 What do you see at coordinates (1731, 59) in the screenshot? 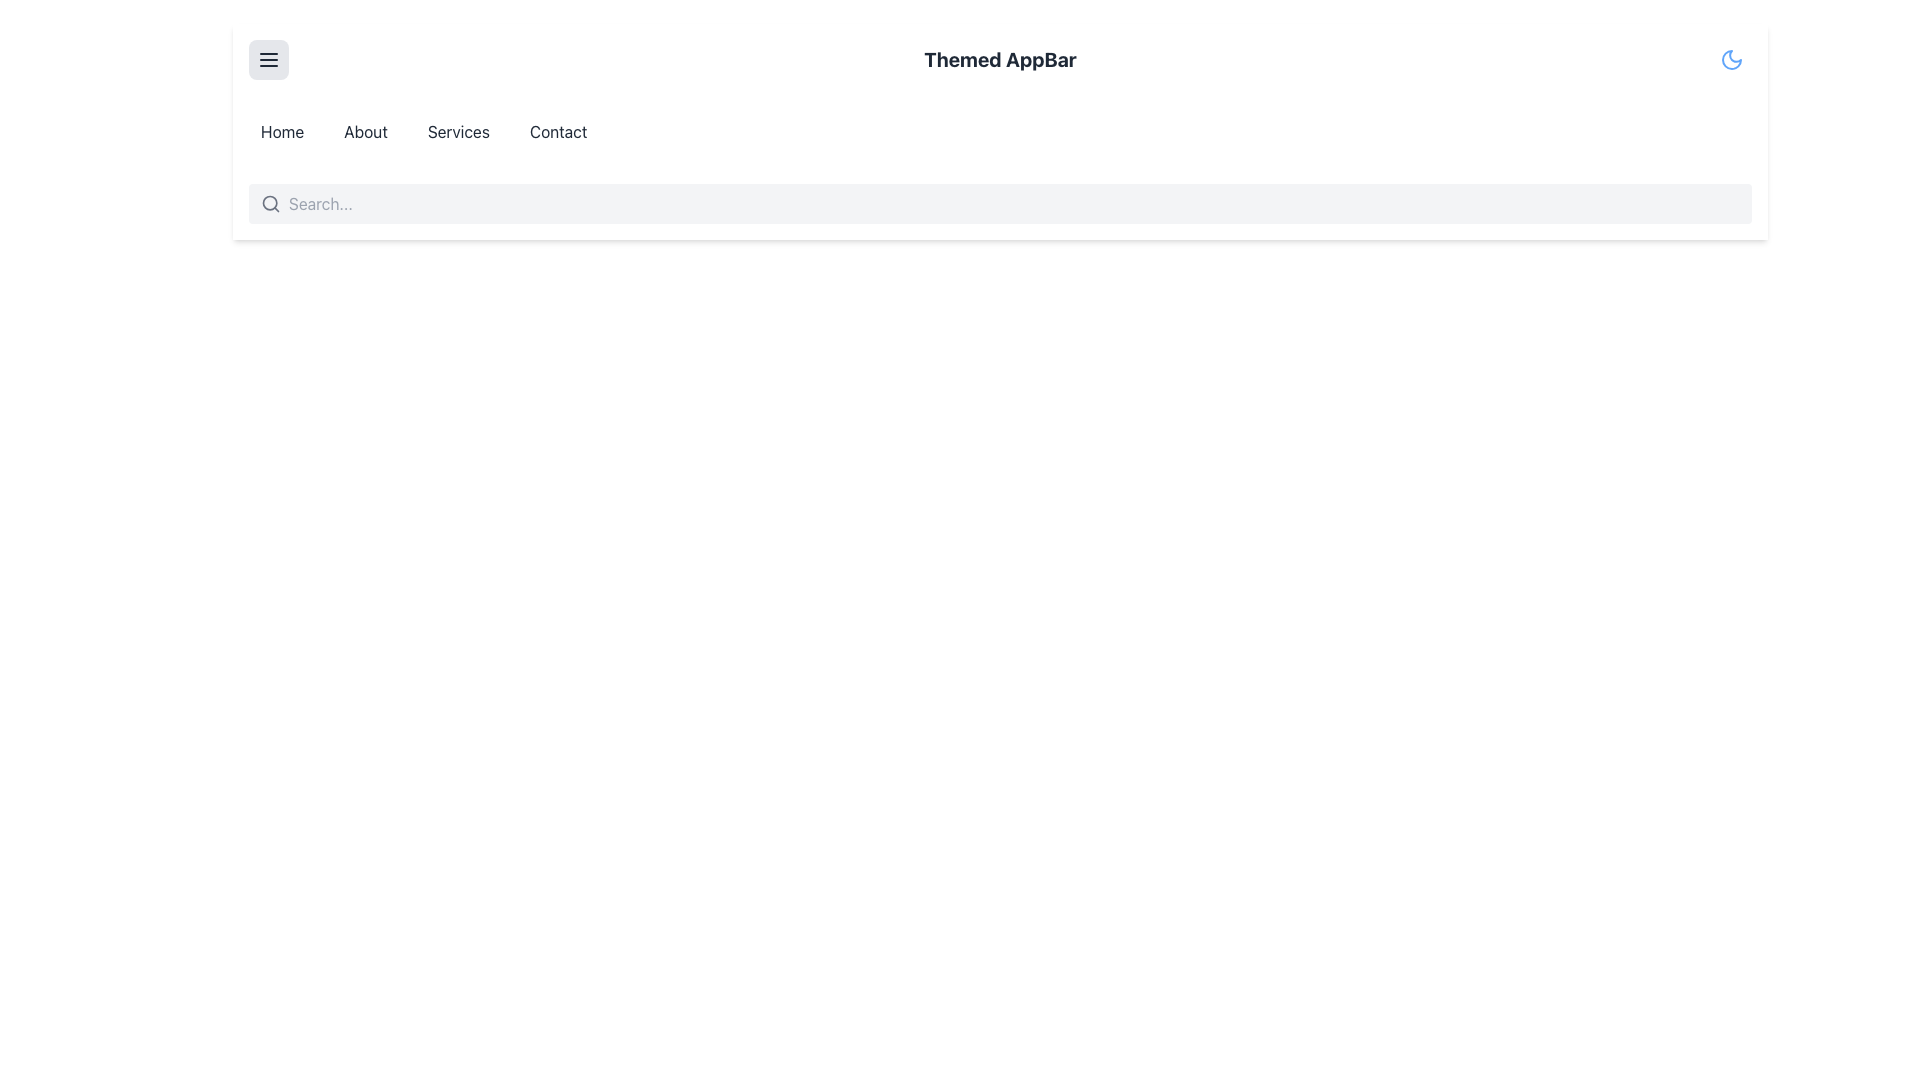
I see `the moon icon in the top-right corner of the application's header, which has a rounded crescent design and is blue in color` at bounding box center [1731, 59].